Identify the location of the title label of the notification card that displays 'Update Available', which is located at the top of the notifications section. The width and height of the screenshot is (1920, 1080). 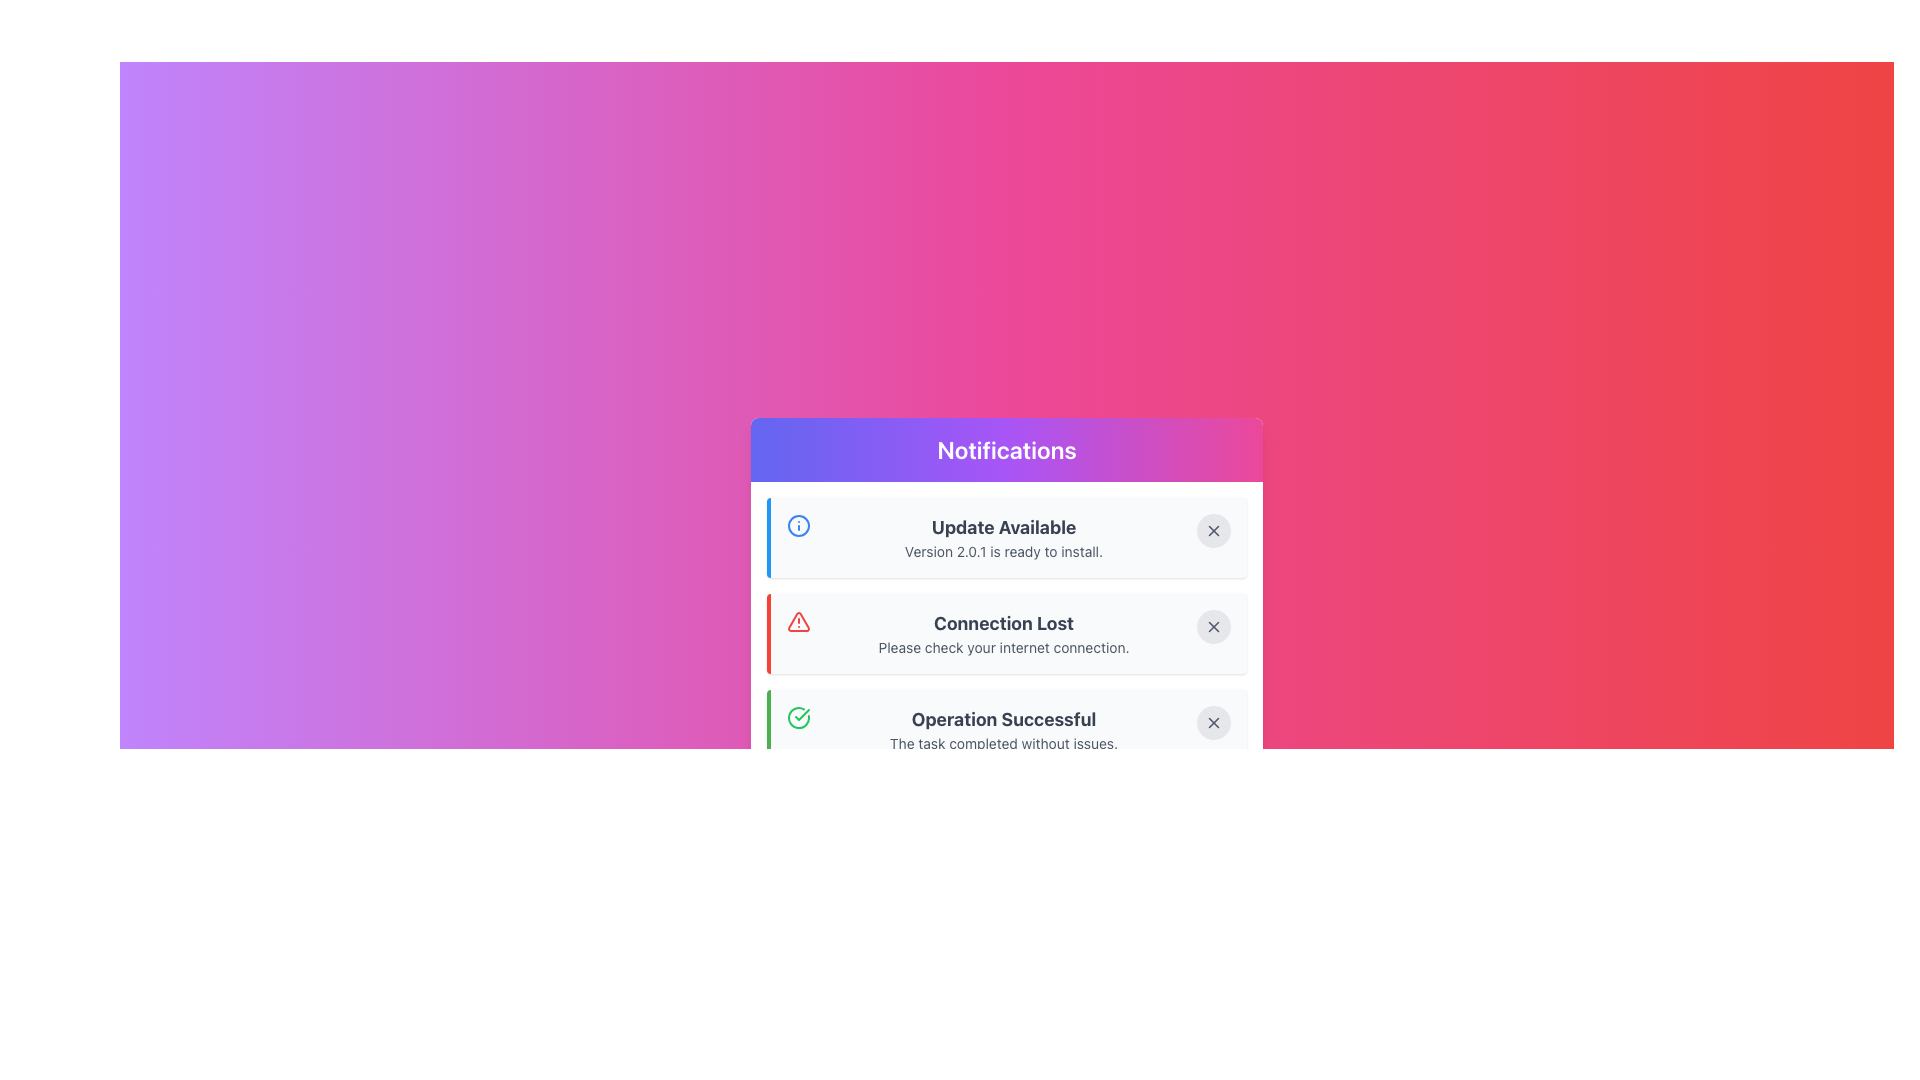
(1003, 527).